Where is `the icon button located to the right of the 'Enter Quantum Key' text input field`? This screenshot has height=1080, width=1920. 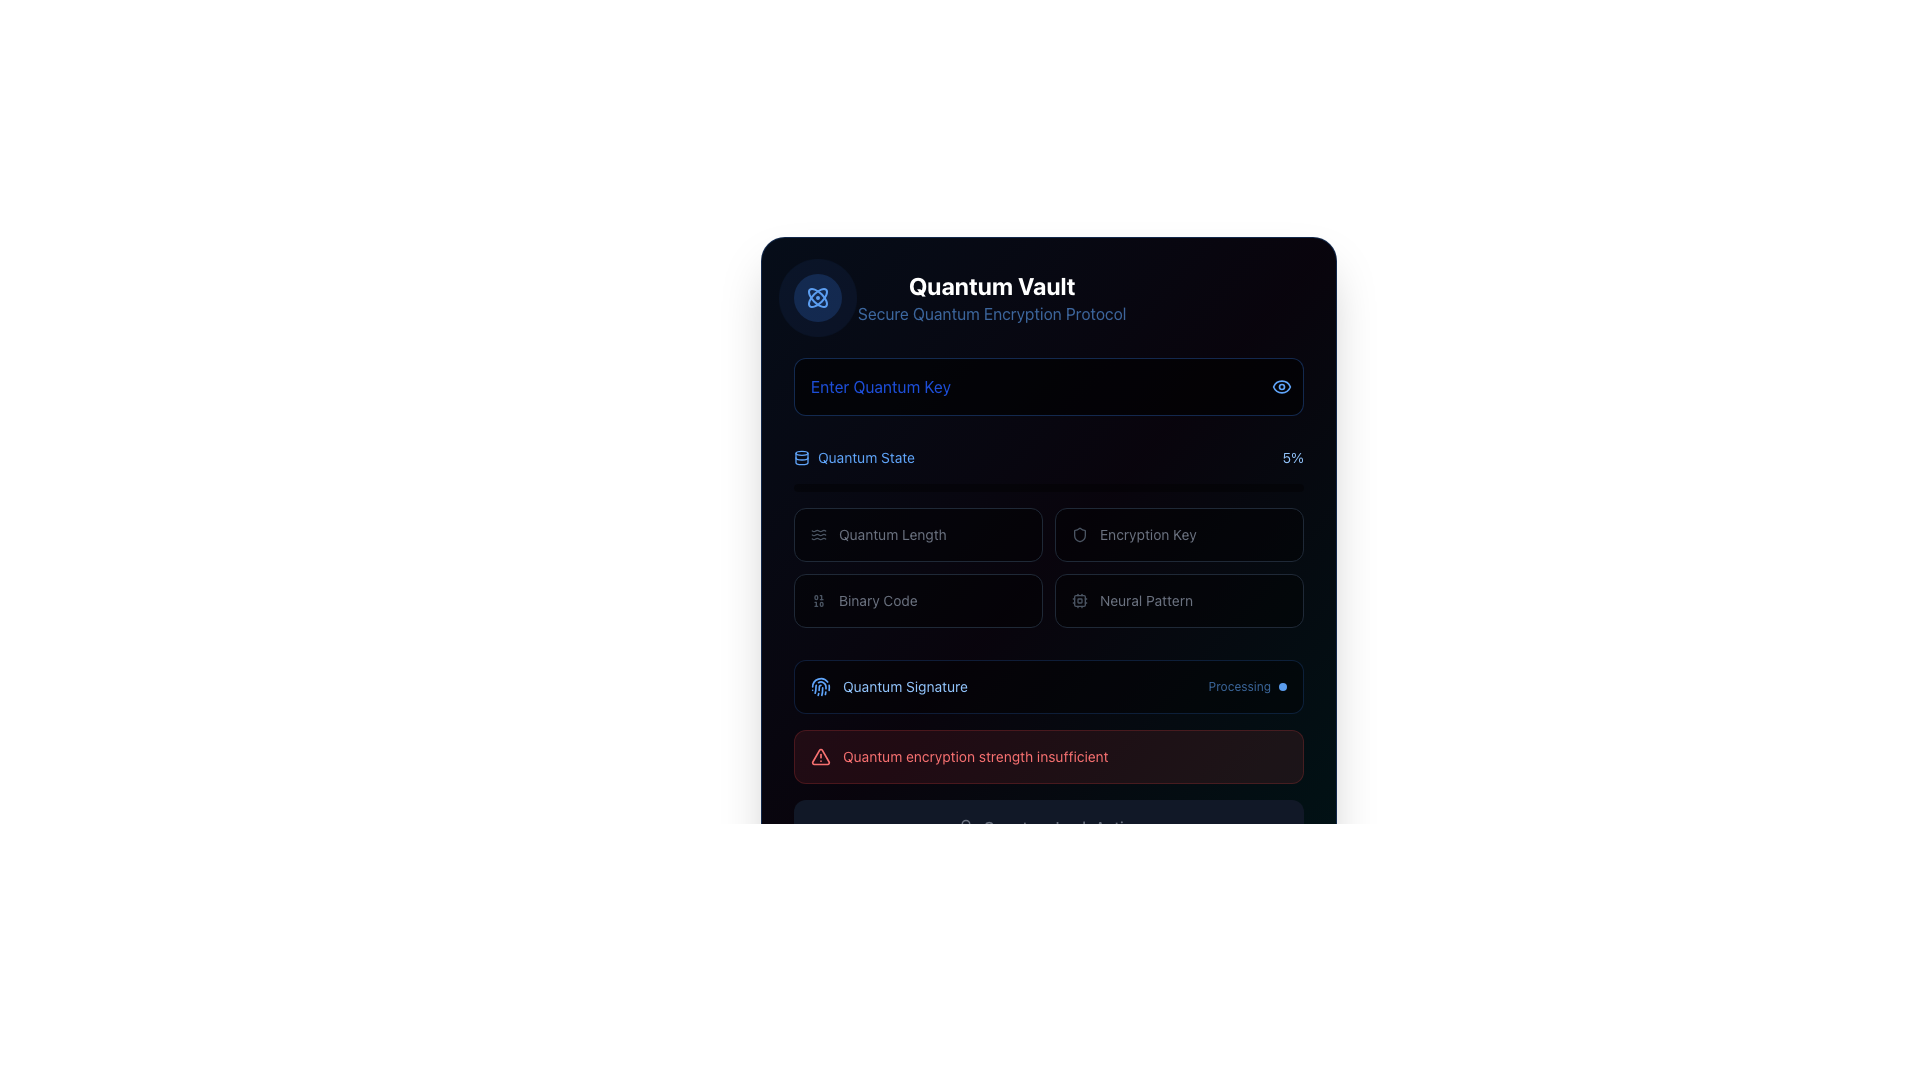
the icon button located to the right of the 'Enter Quantum Key' text input field is located at coordinates (1281, 386).